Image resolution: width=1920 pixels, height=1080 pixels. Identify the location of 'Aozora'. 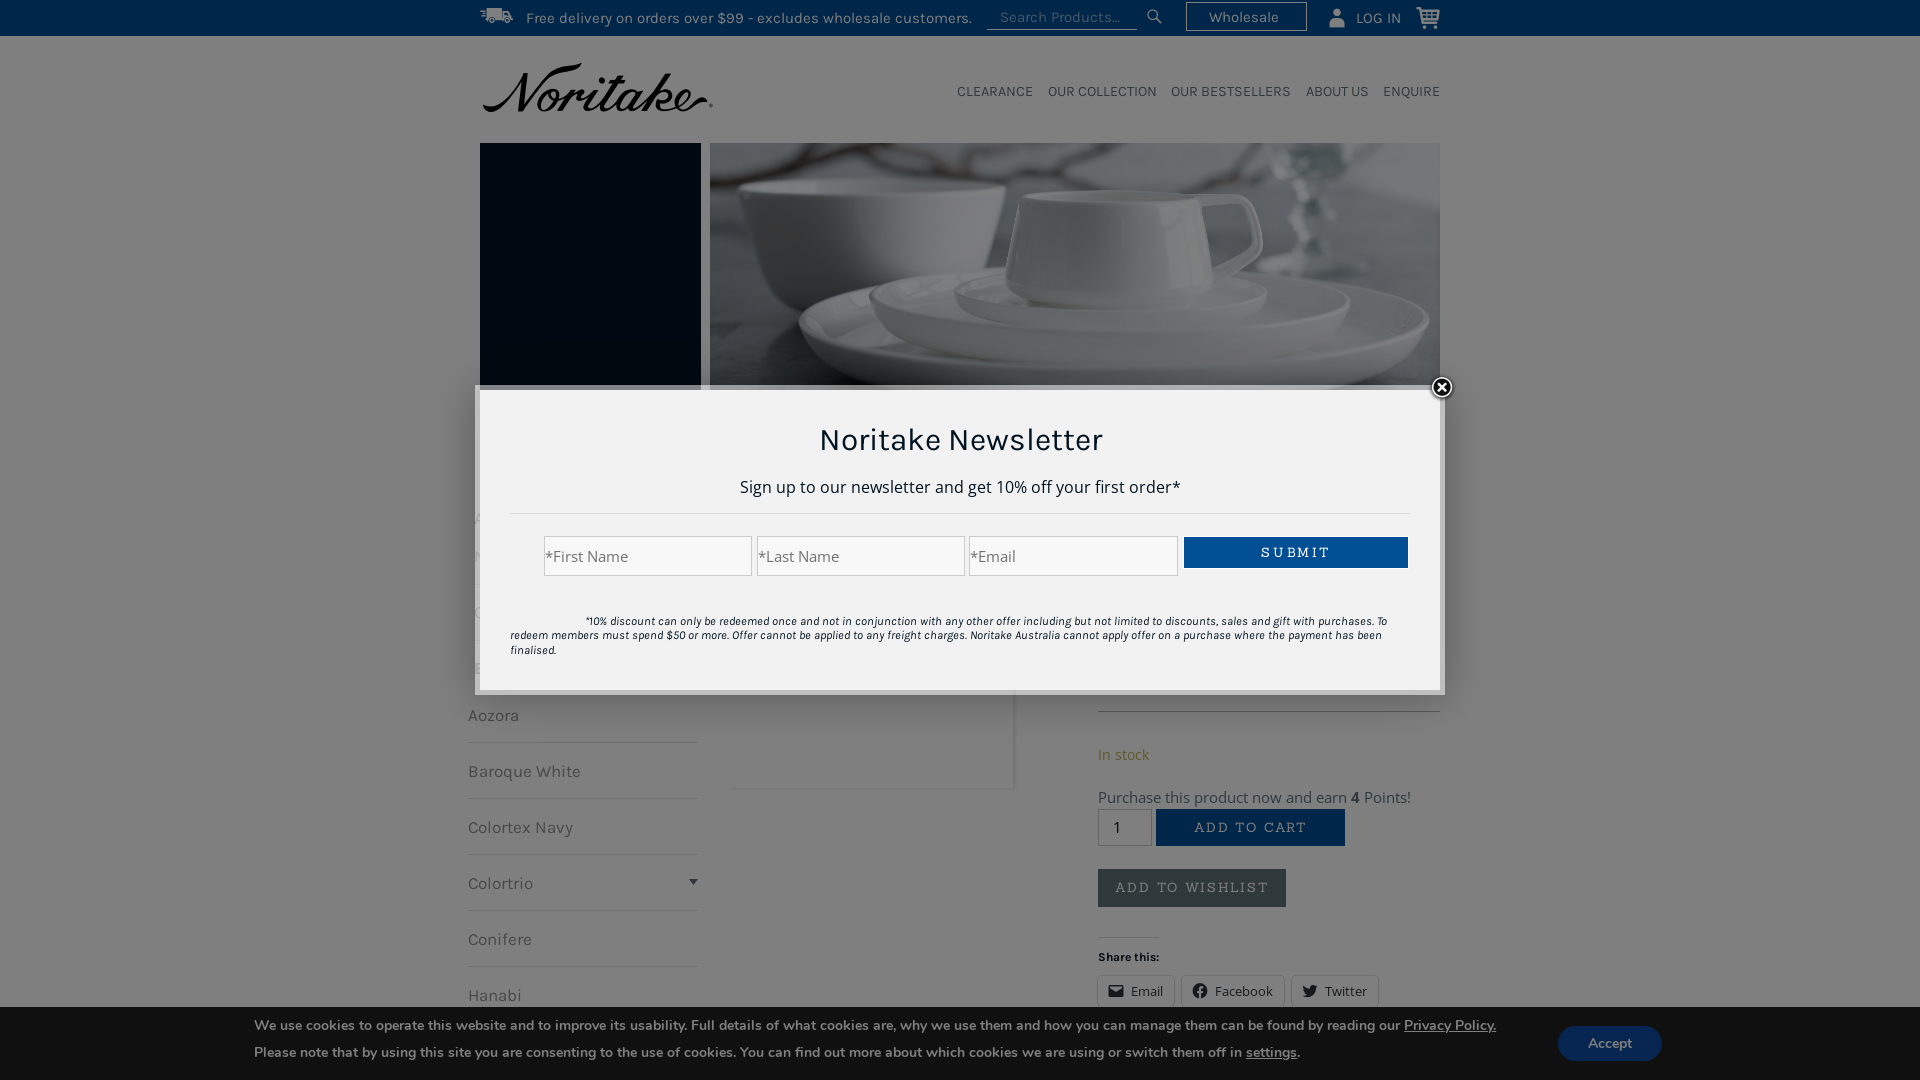
(466, 712).